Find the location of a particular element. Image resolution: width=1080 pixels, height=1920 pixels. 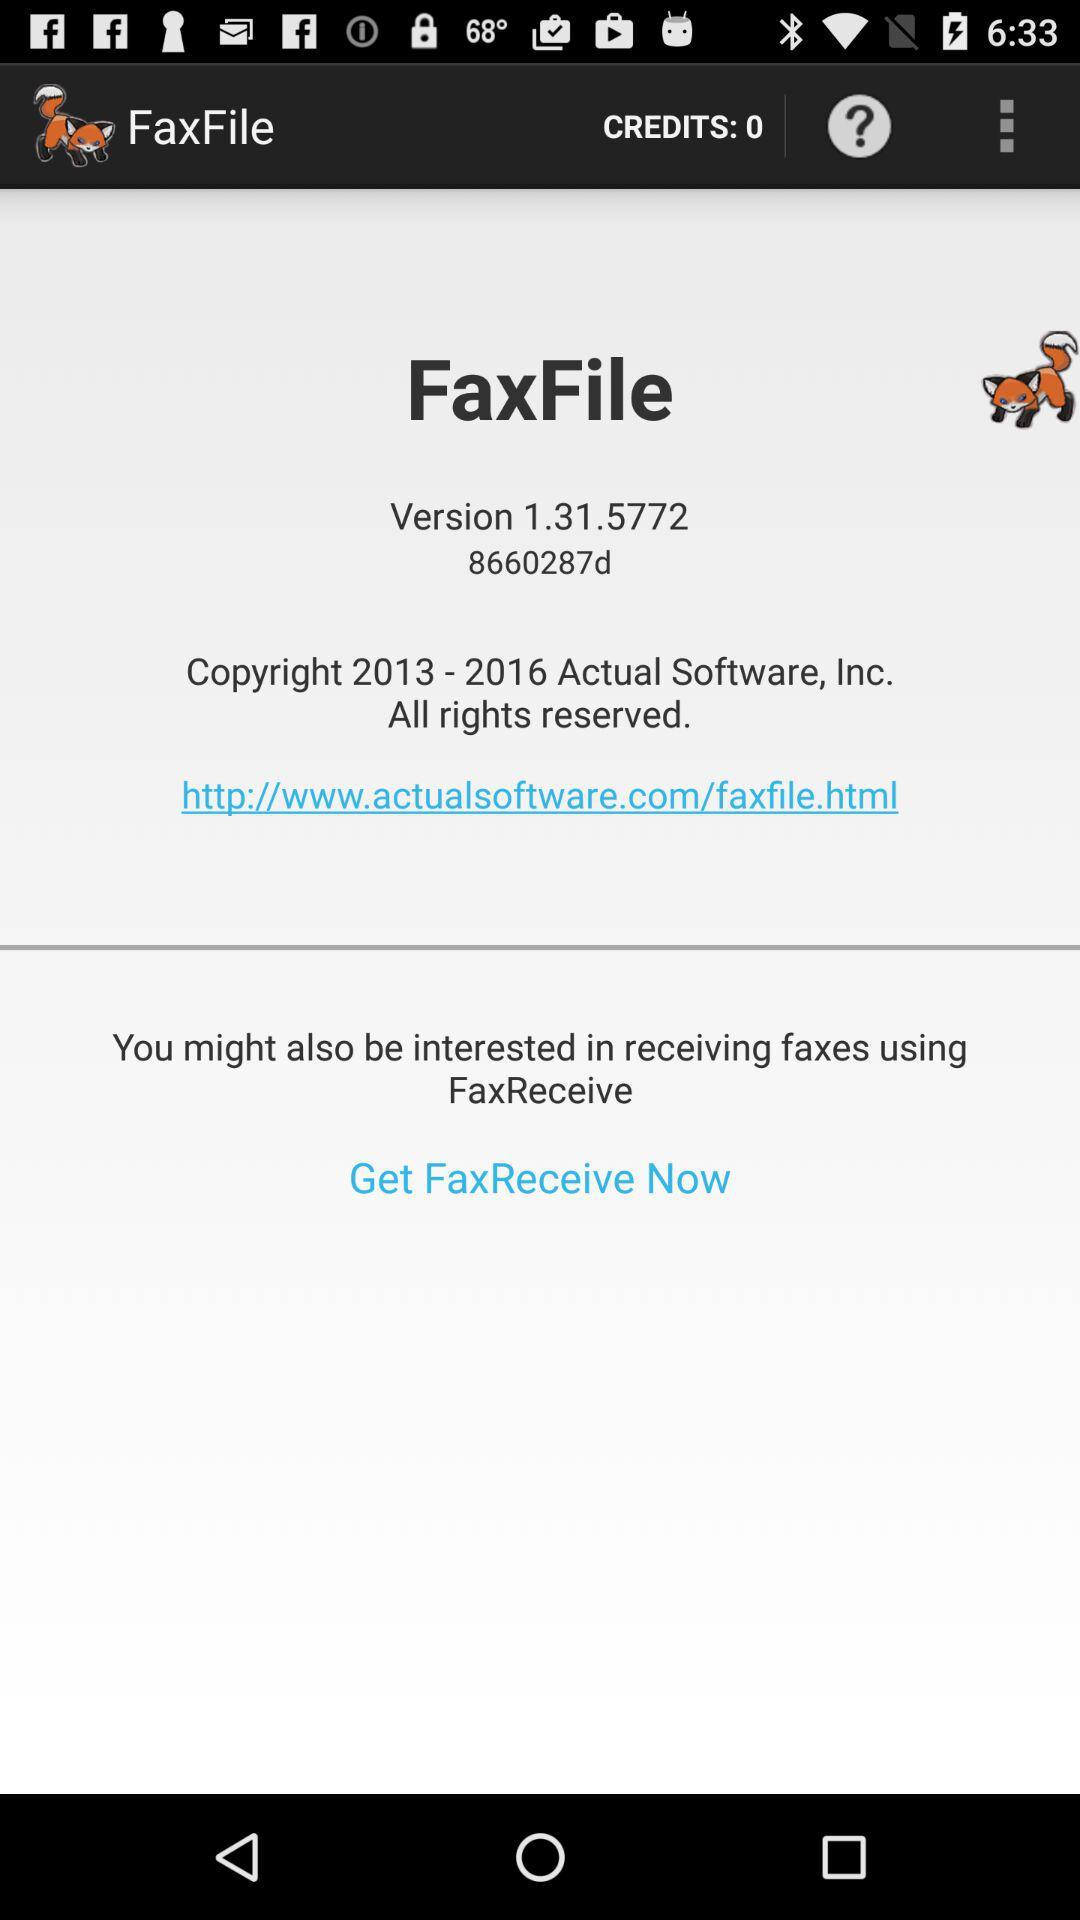

the item above copyright 2013 2016 is located at coordinates (858, 124).